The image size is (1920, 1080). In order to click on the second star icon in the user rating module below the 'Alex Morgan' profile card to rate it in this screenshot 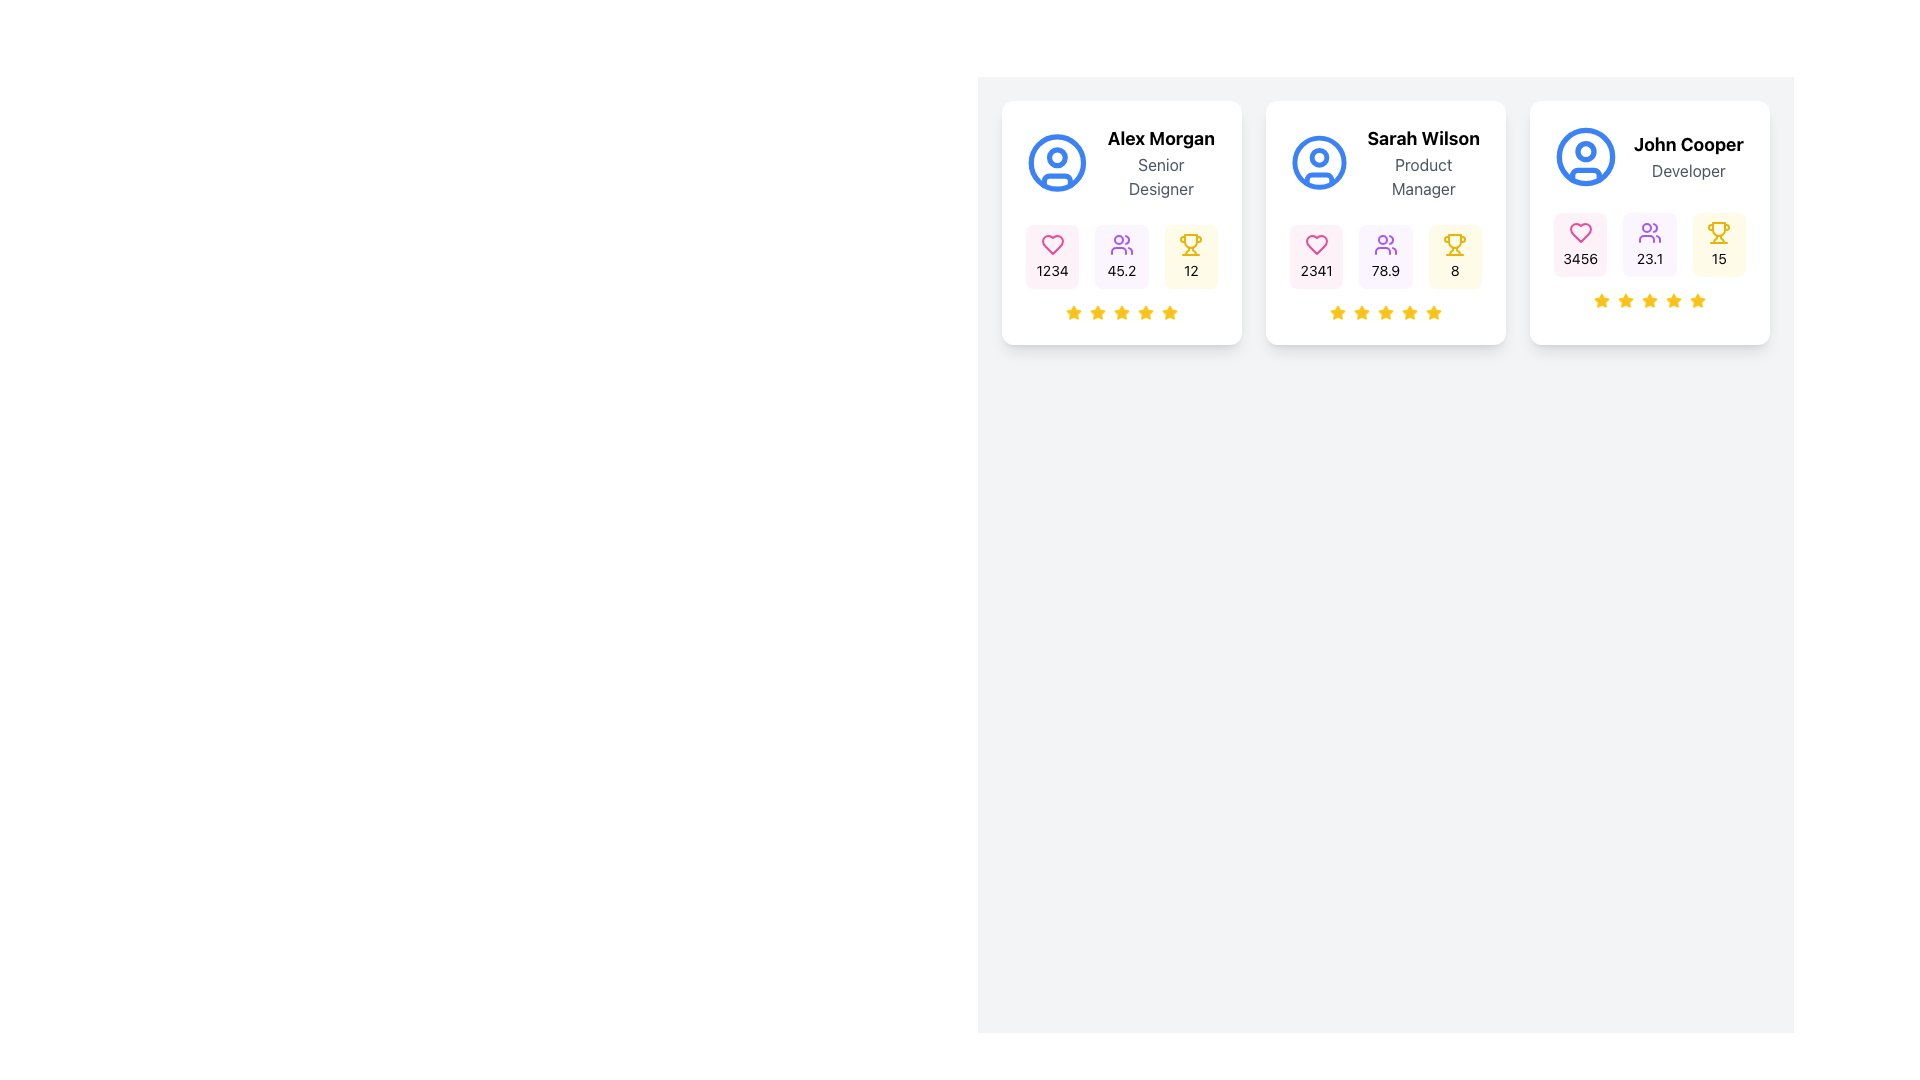, I will do `click(1097, 312)`.